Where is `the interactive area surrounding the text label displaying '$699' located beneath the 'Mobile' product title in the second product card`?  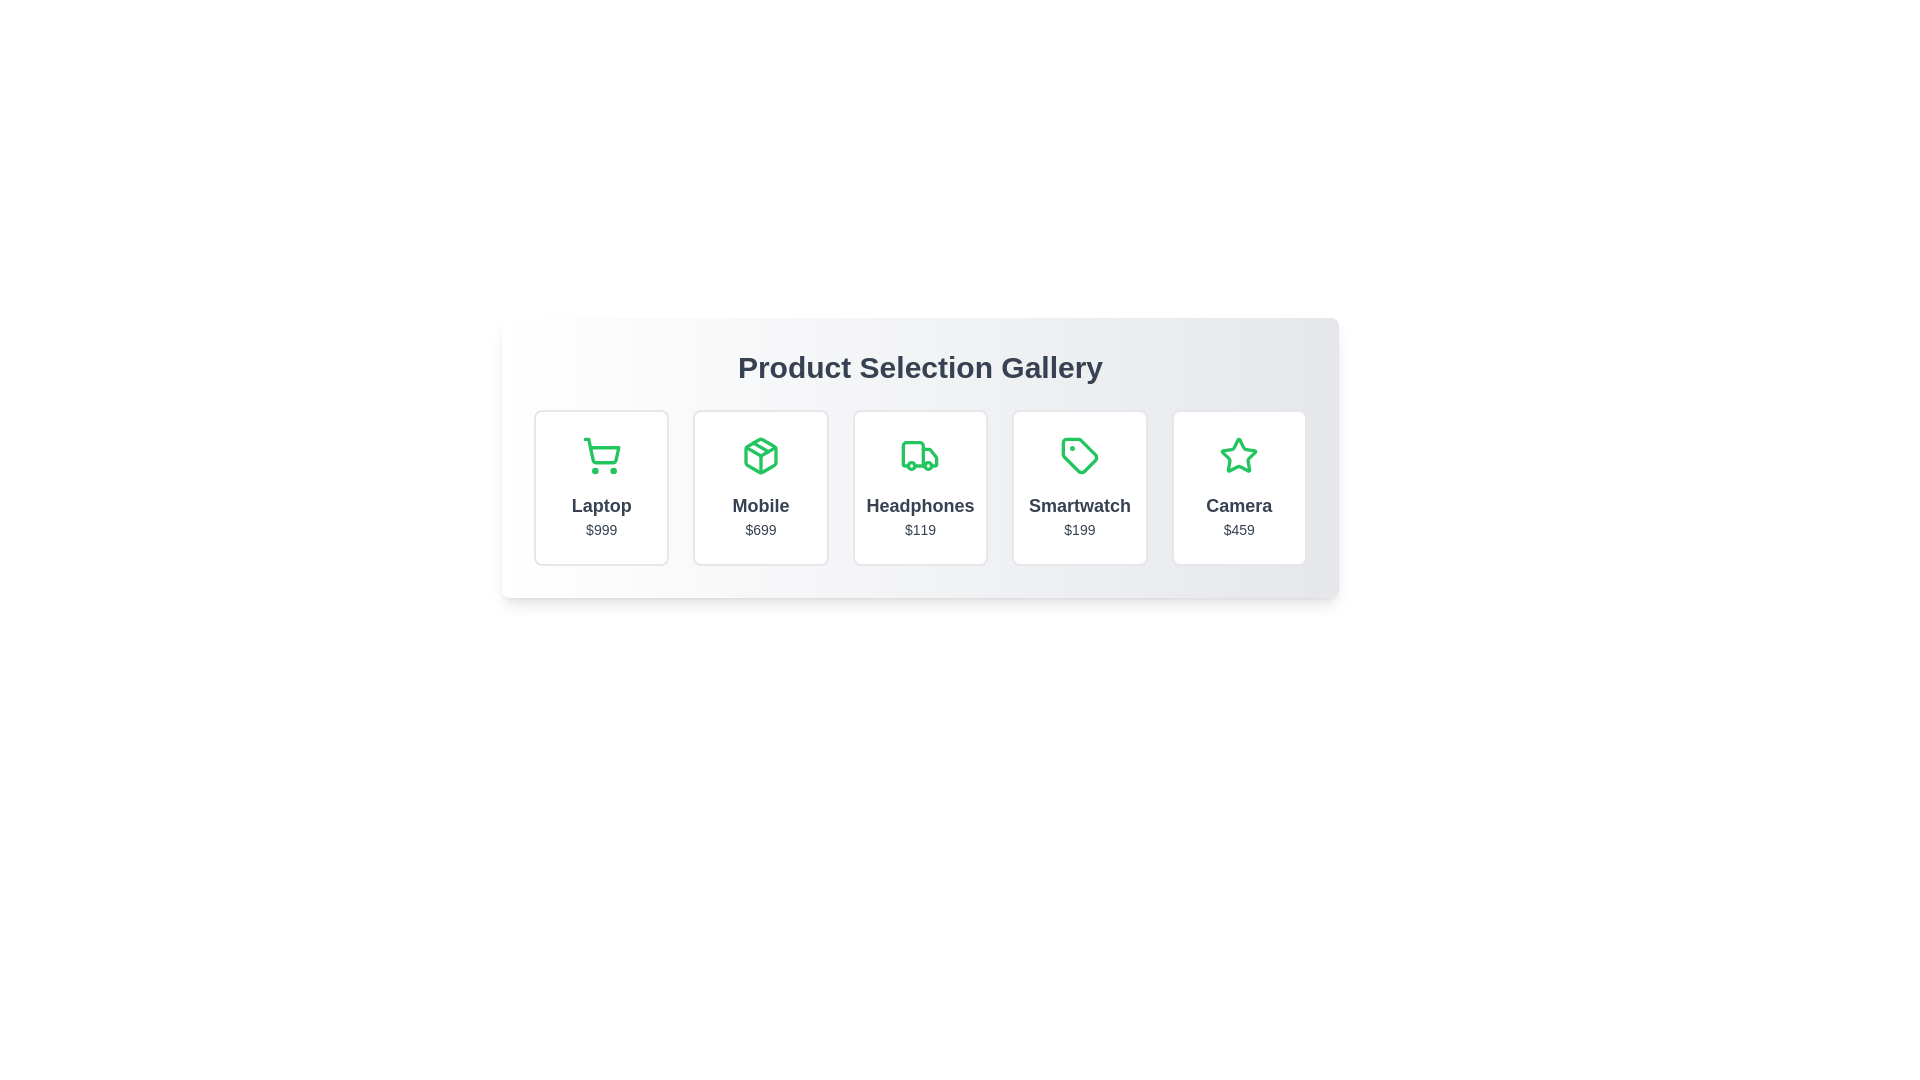
the interactive area surrounding the text label displaying '$699' located beneath the 'Mobile' product title in the second product card is located at coordinates (760, 528).